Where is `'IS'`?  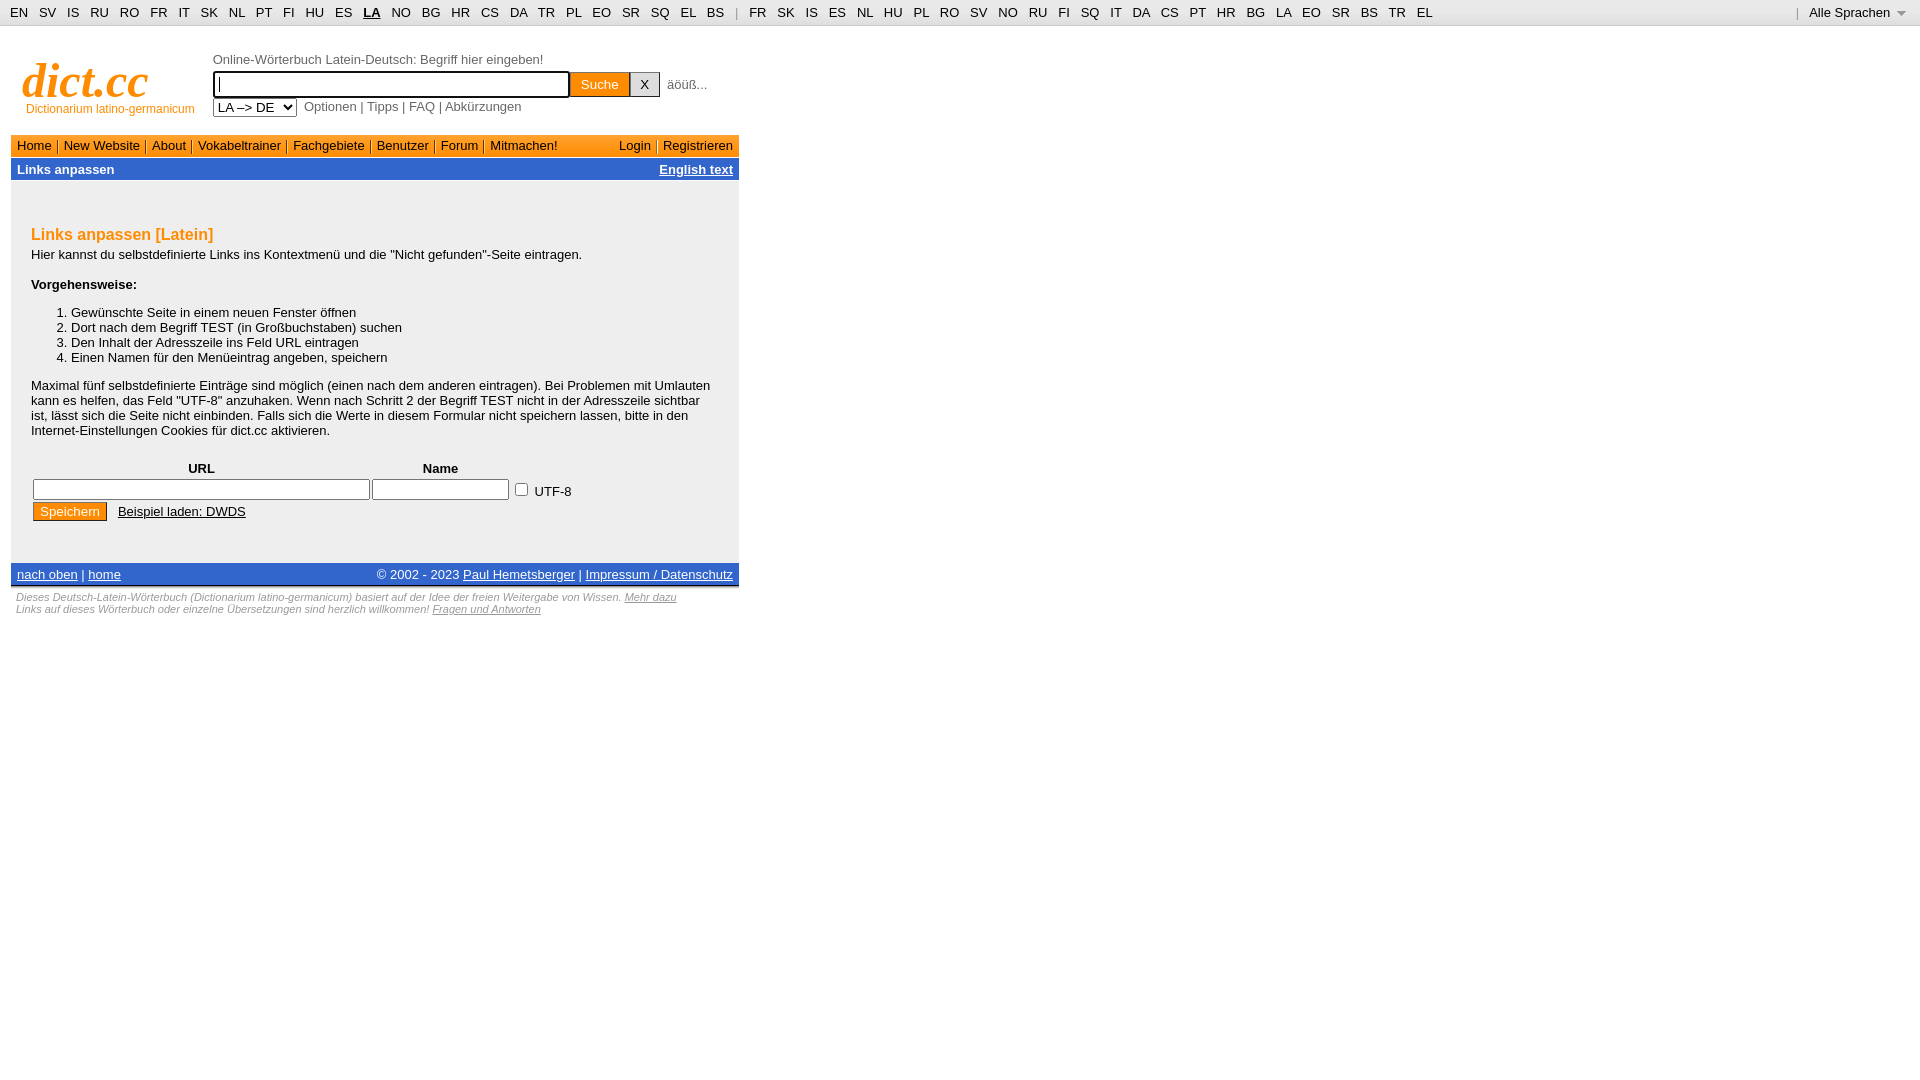 'IS' is located at coordinates (72, 12).